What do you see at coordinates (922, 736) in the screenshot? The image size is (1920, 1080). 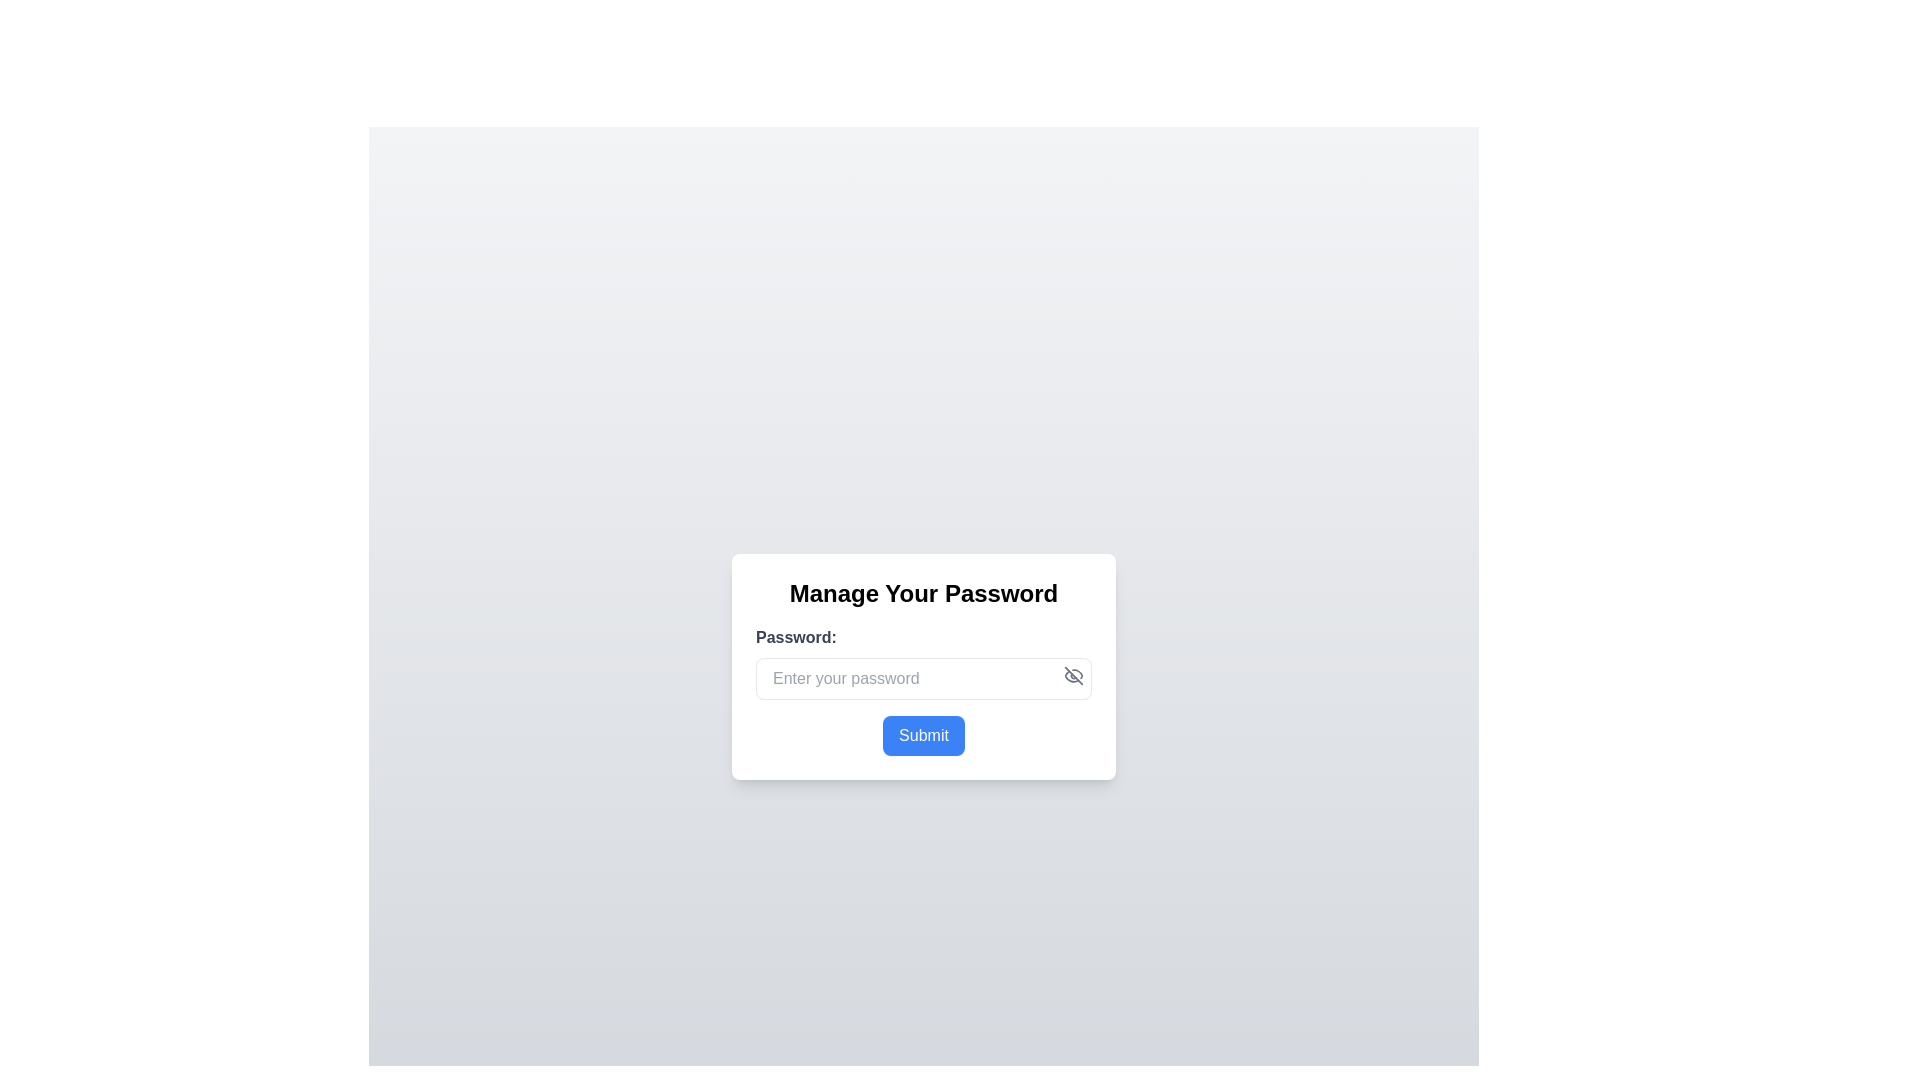 I see `the rounded rectangular button with a blue background and white text that says 'Submit'` at bounding box center [922, 736].